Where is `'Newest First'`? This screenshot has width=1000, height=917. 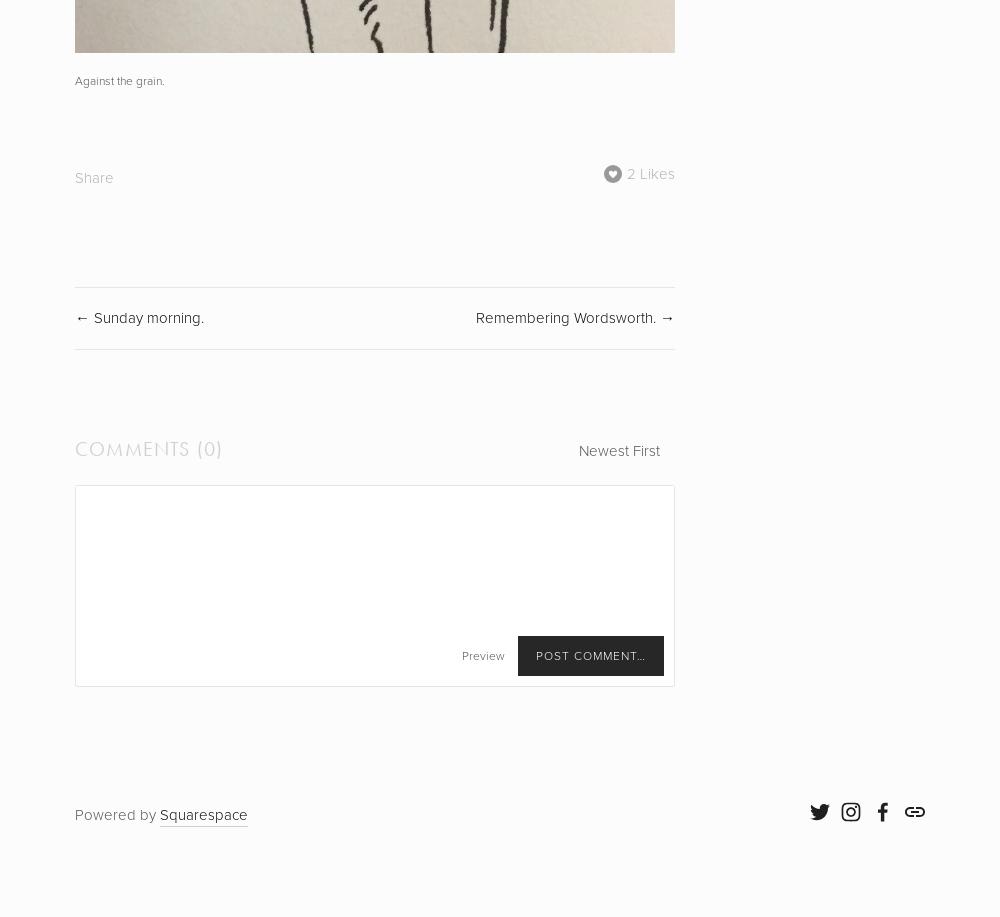 'Newest First' is located at coordinates (618, 450).